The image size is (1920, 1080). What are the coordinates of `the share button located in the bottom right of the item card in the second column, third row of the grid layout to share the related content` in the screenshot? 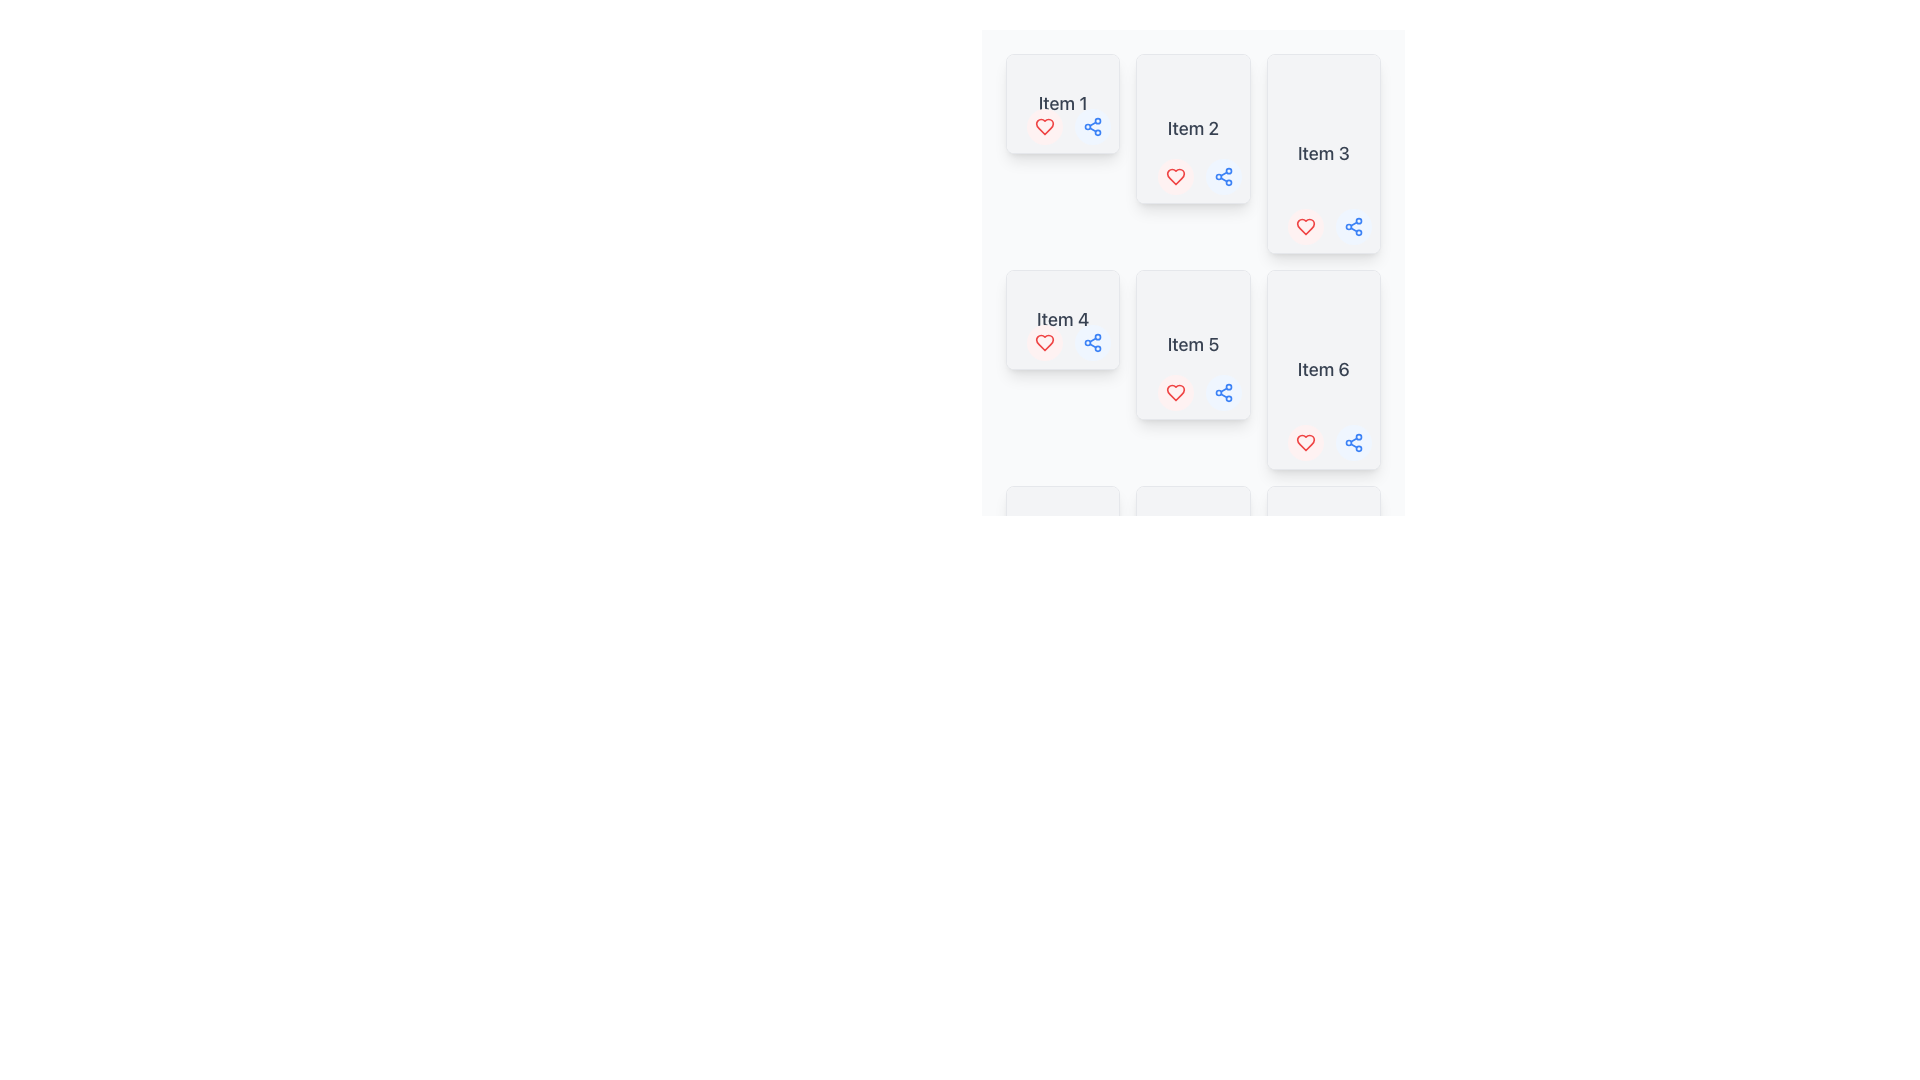 It's located at (1353, 659).